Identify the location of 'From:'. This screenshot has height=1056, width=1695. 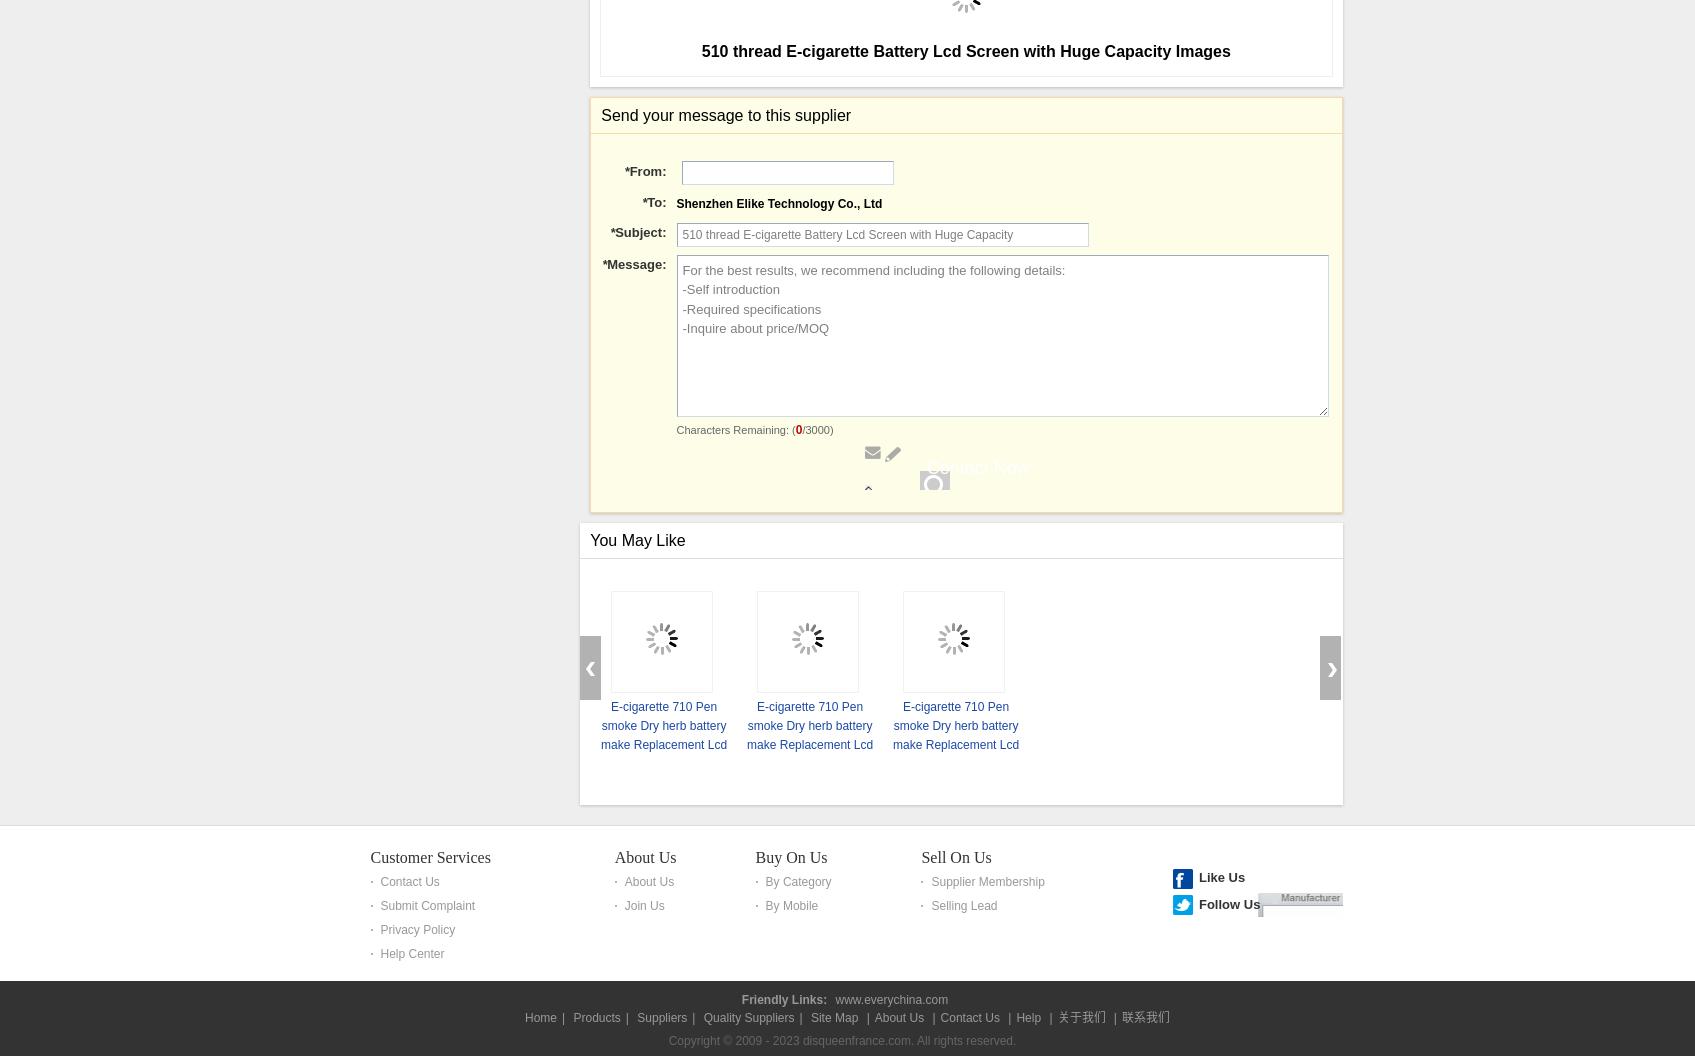
(646, 737).